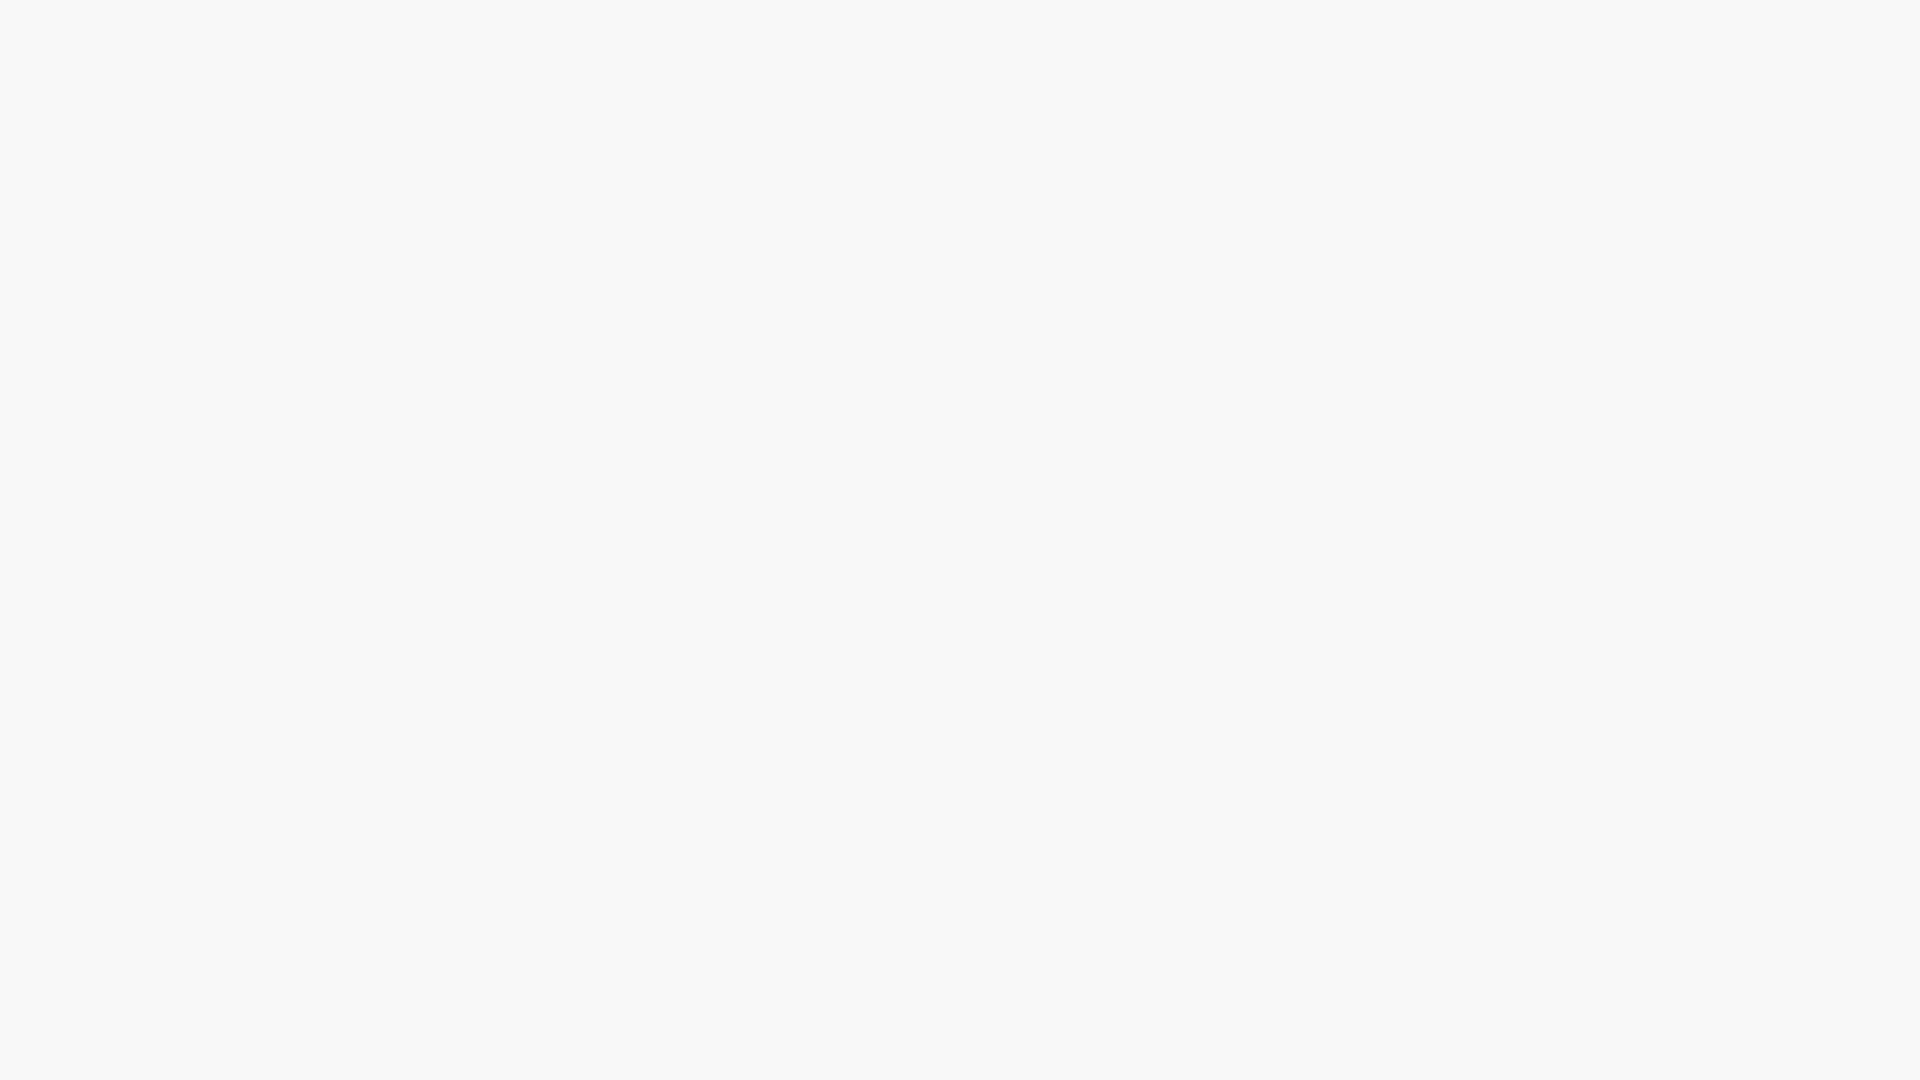  Describe the element at coordinates (1828, 566) in the screenshot. I see `Botao Compartilhar` at that location.